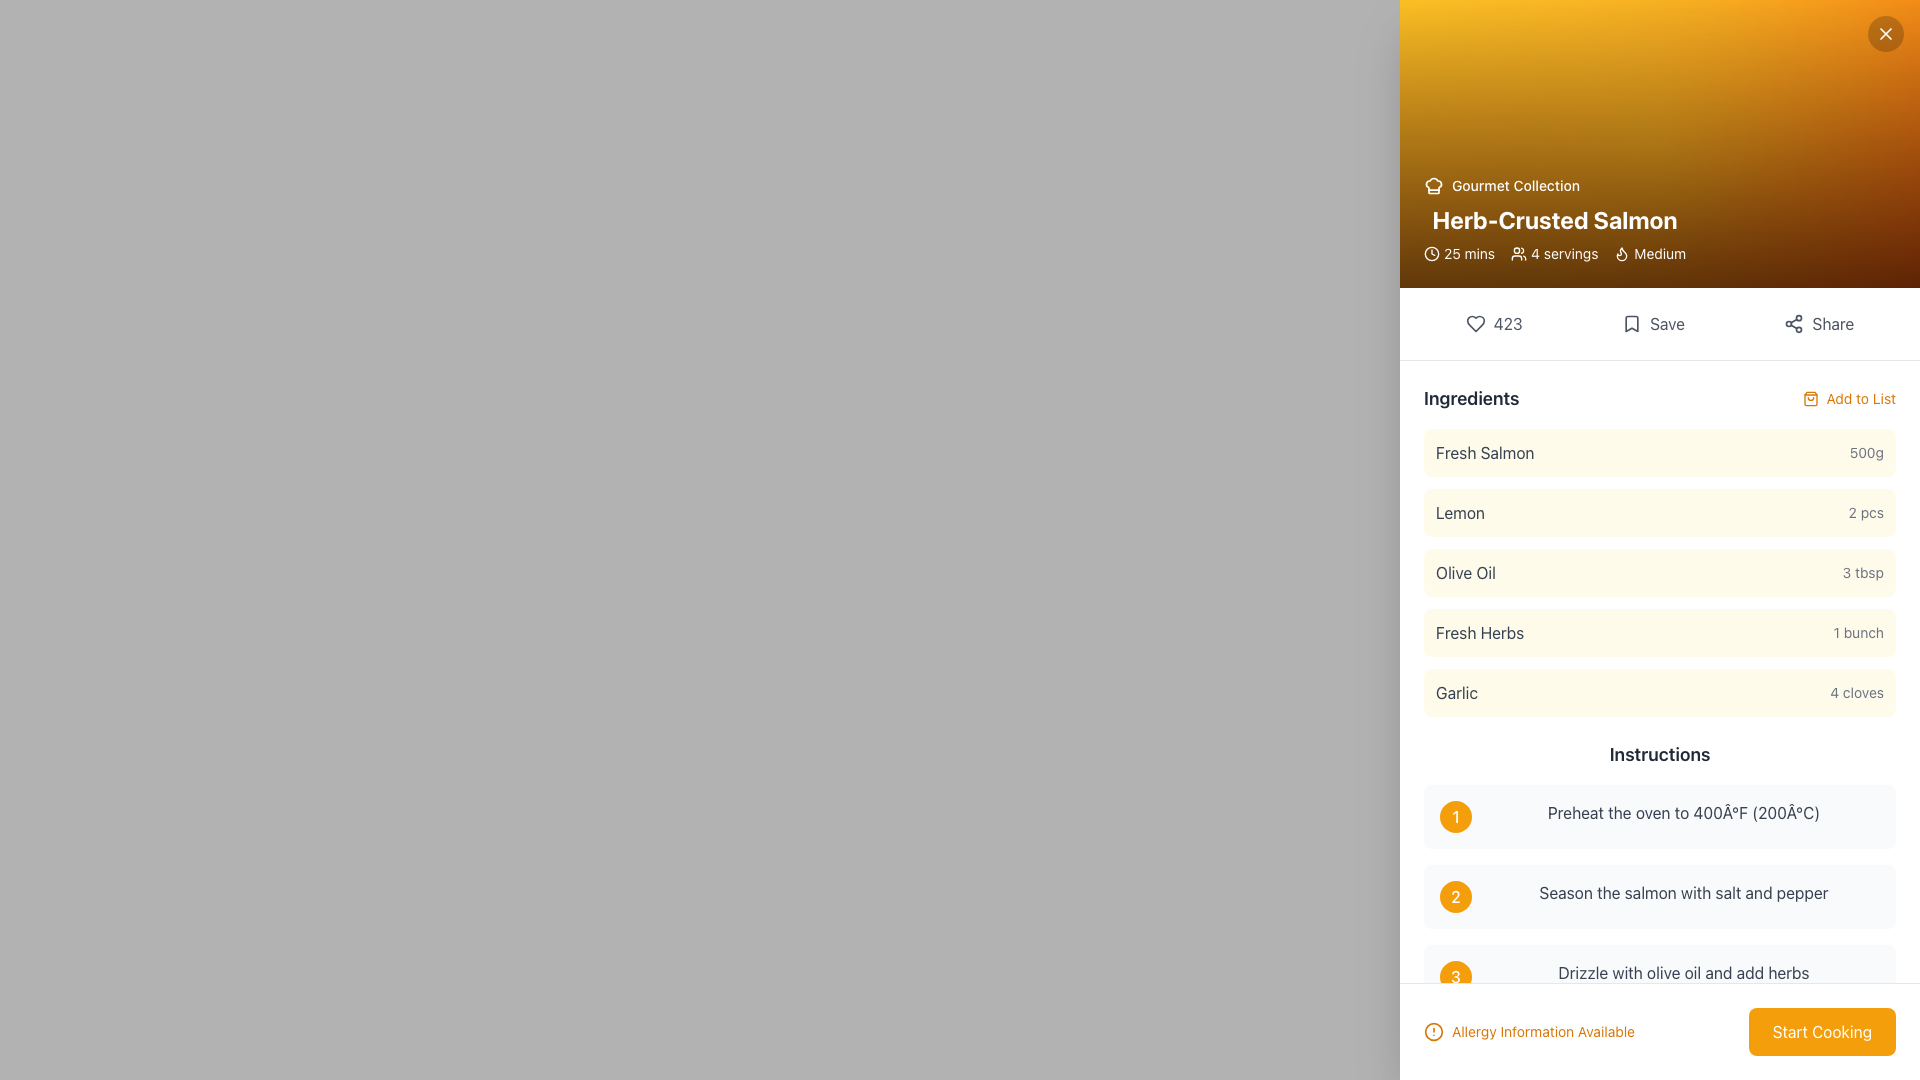 The width and height of the screenshot is (1920, 1080). I want to click on the circular alert icon with a centered exclamation mark located on the left side of the footer, next to the text 'Allergy Information Available', so click(1433, 1032).